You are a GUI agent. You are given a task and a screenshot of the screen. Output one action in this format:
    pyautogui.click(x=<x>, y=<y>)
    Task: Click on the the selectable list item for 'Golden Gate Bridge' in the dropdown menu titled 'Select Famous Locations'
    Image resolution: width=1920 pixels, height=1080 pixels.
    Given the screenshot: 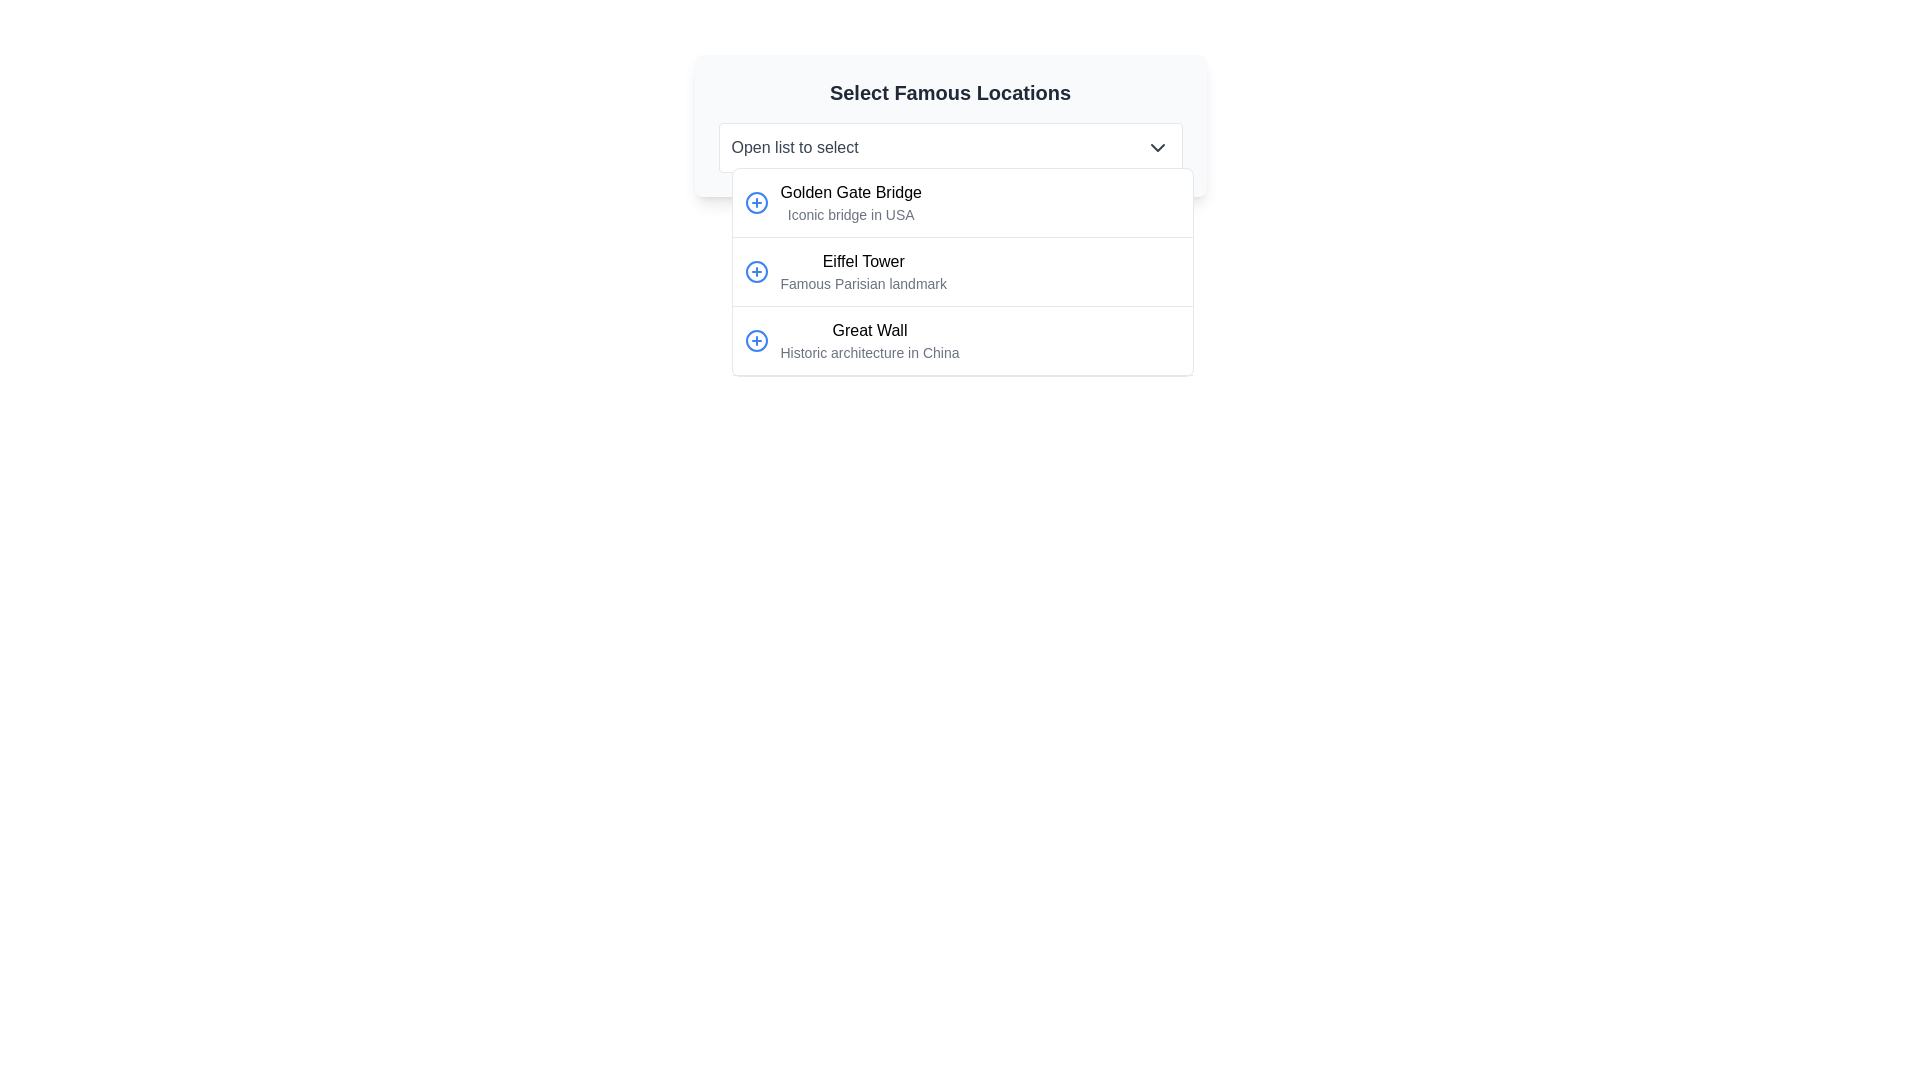 What is the action you would take?
    pyautogui.click(x=962, y=203)
    